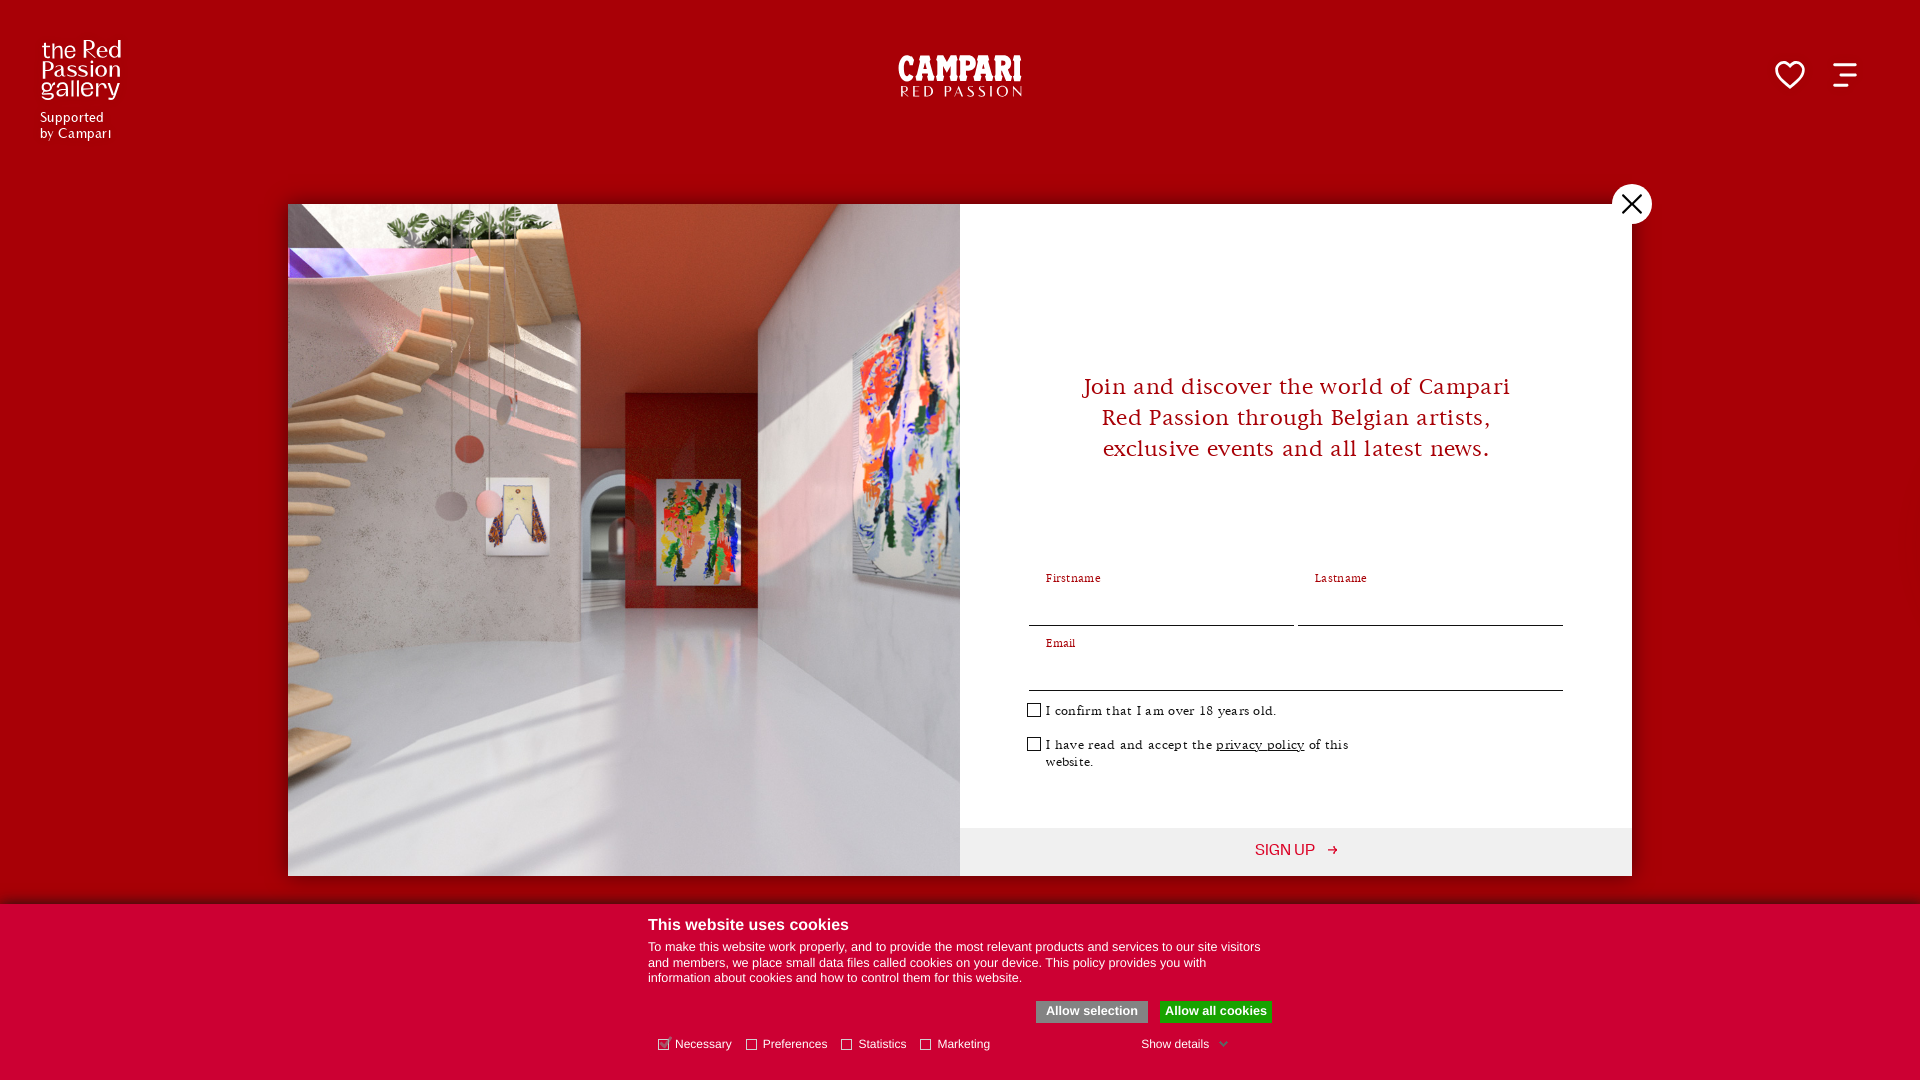 The image size is (1920, 1080). What do you see at coordinates (80, 68) in the screenshot?
I see `'Supported by Campari'` at bounding box center [80, 68].